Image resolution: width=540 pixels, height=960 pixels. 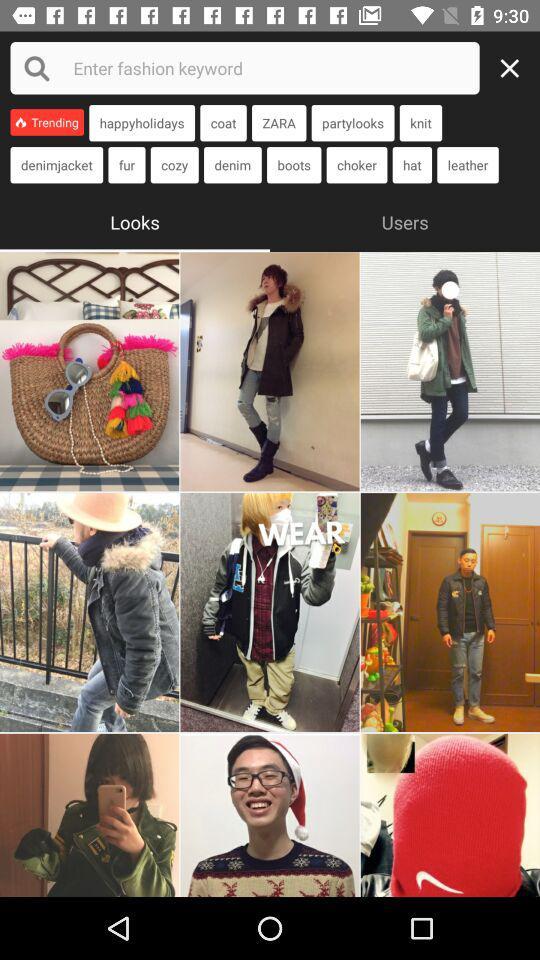 I want to click on open picture, so click(x=450, y=815).